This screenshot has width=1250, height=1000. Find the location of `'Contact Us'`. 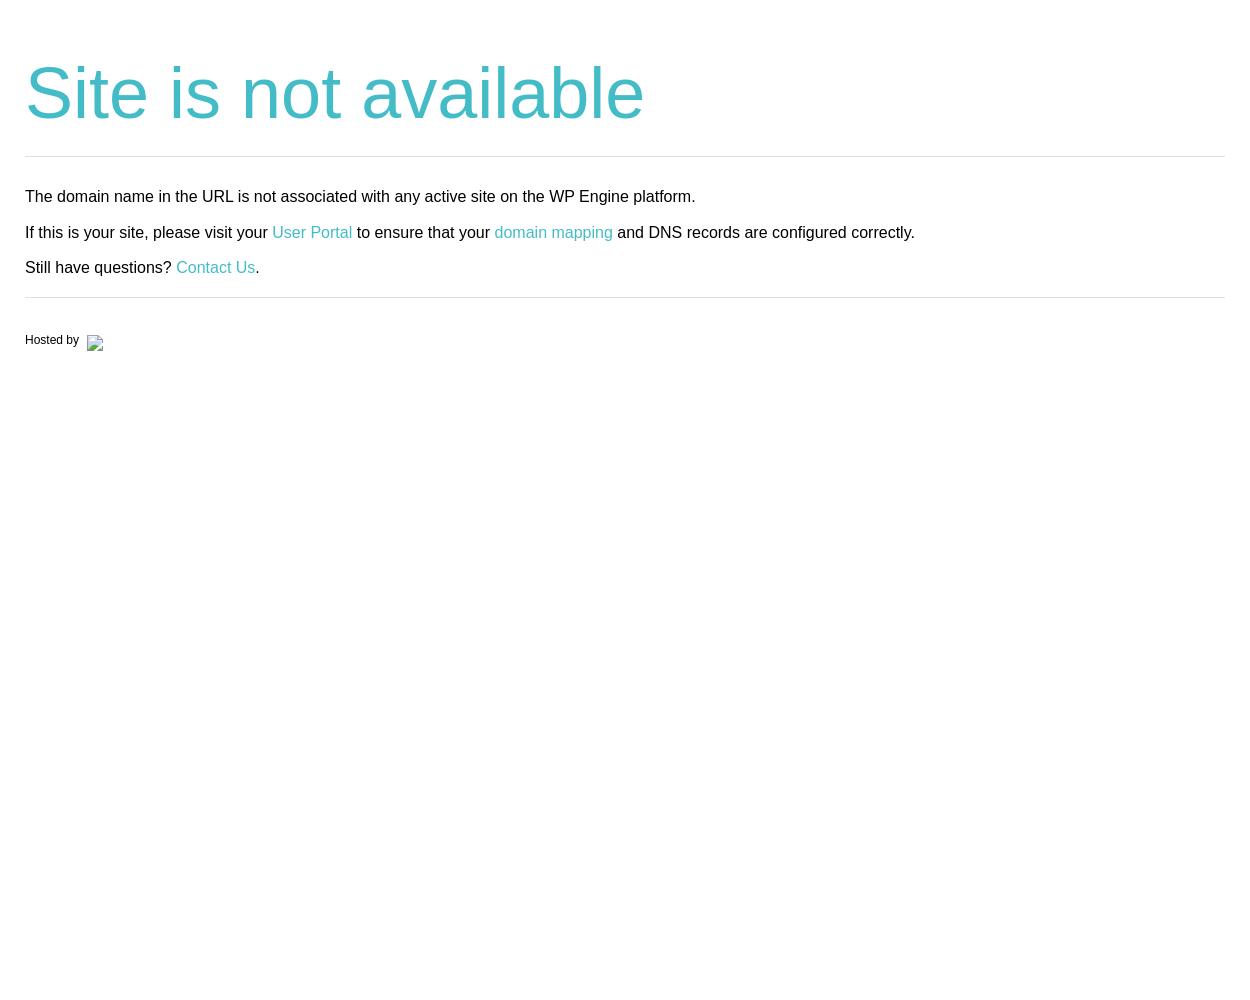

'Contact Us' is located at coordinates (176, 266).